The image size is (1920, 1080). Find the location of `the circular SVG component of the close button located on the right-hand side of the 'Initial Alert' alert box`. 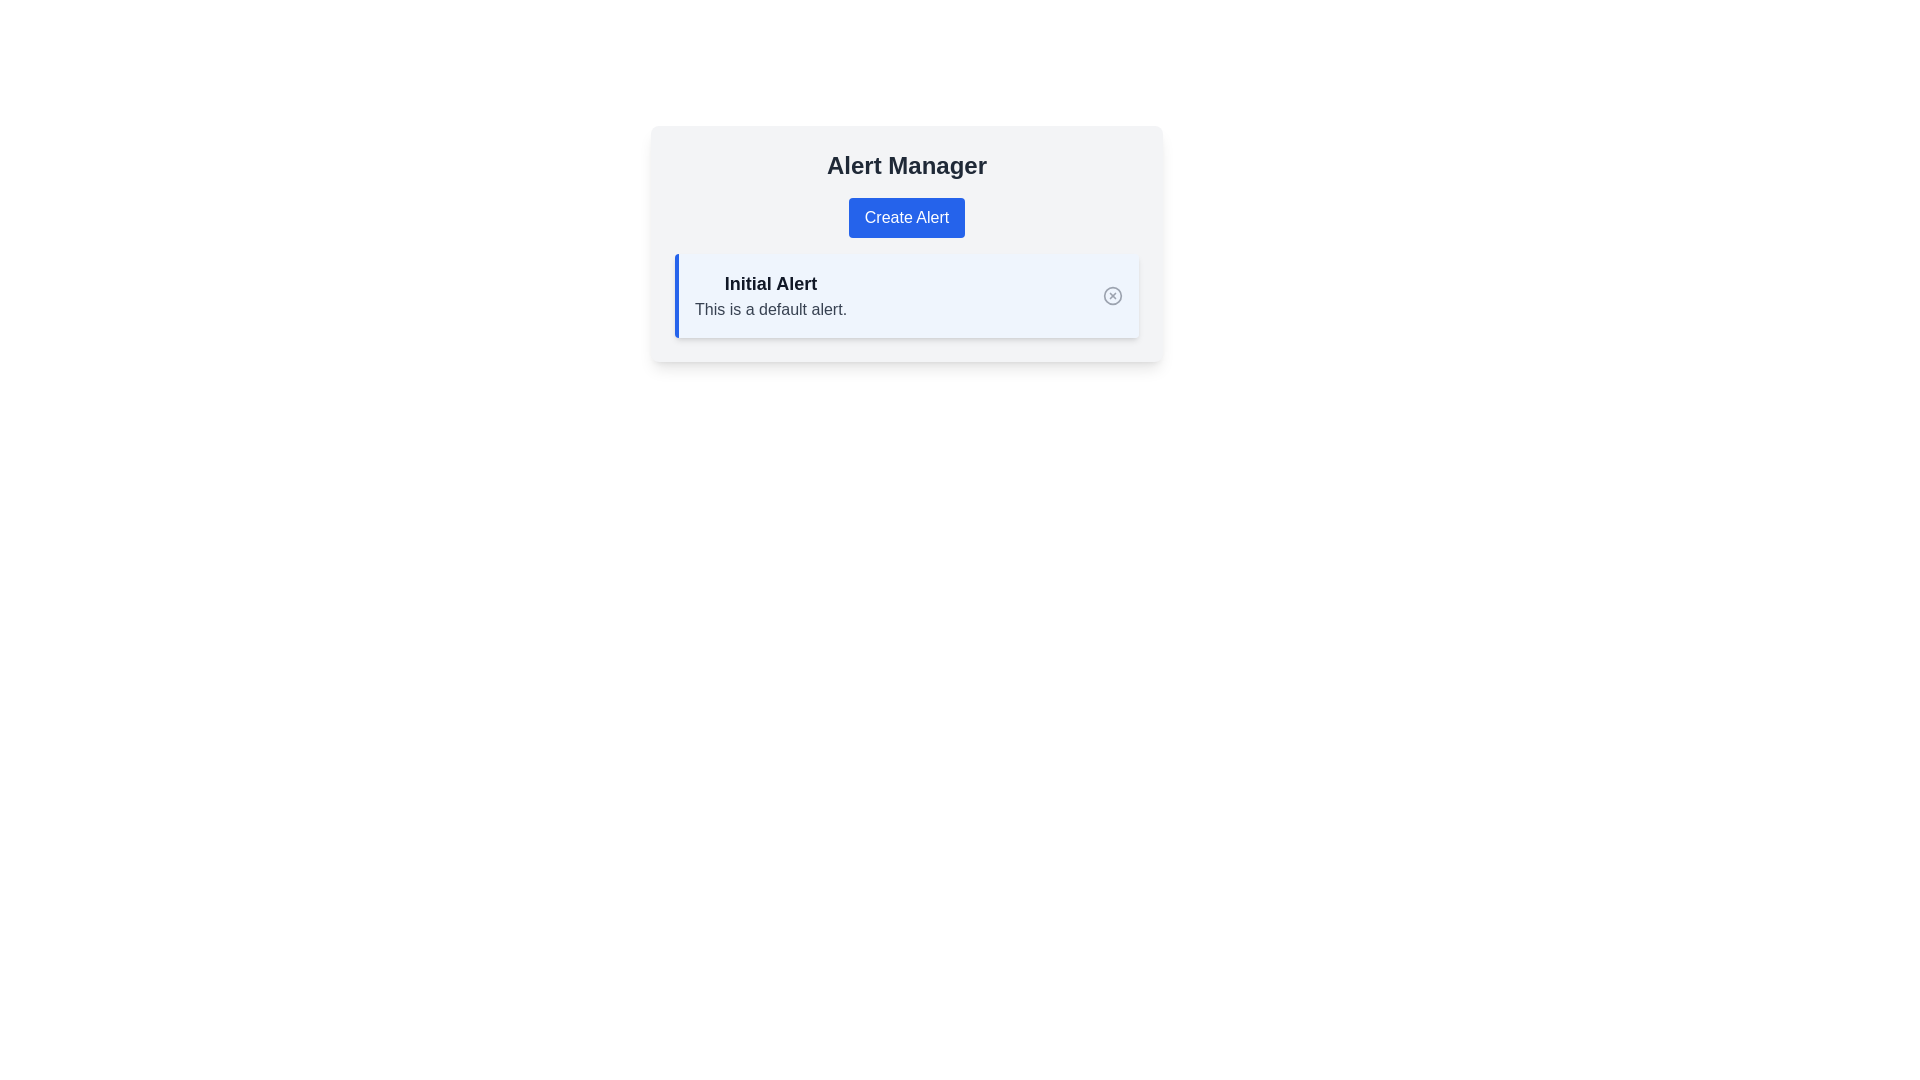

the circular SVG component of the close button located on the right-hand side of the 'Initial Alert' alert box is located at coordinates (1112, 296).